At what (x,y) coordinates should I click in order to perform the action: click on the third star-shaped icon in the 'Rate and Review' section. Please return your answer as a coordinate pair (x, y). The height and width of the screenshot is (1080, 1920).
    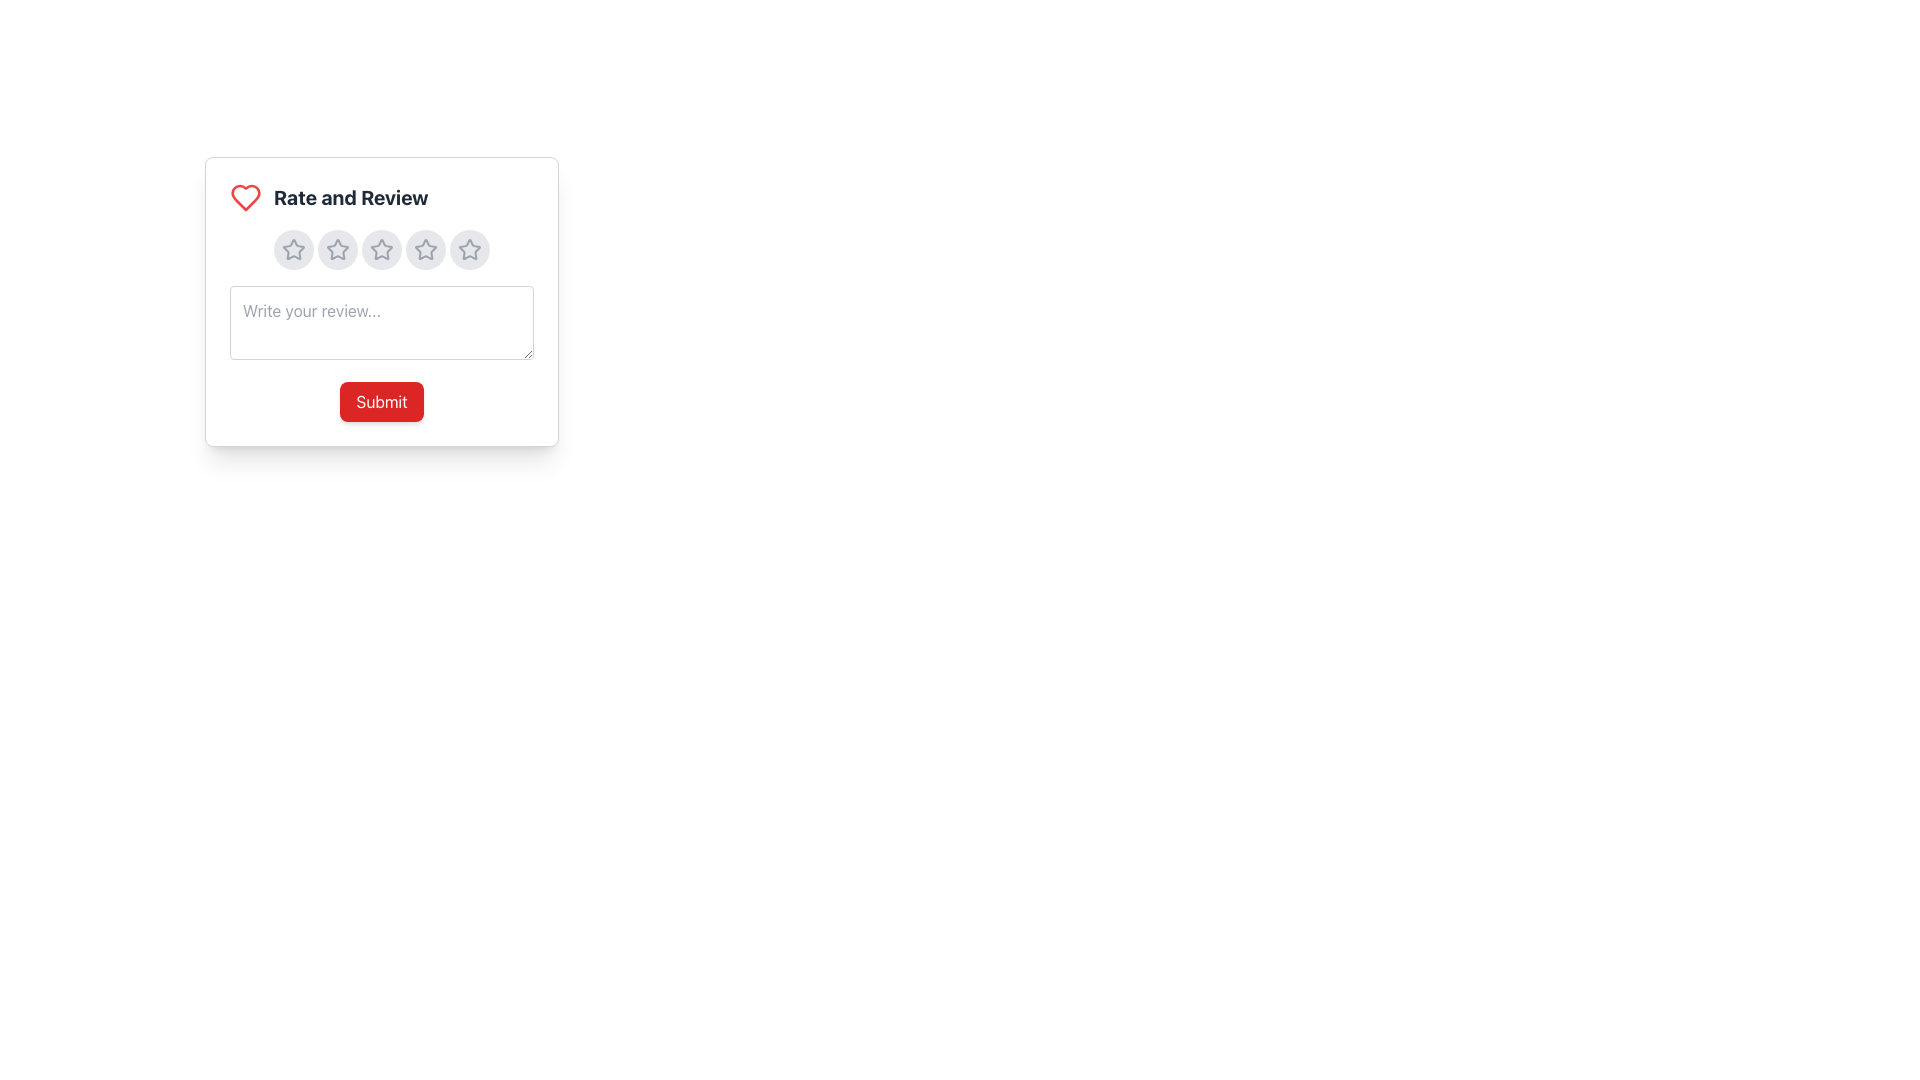
    Looking at the image, I should click on (382, 249).